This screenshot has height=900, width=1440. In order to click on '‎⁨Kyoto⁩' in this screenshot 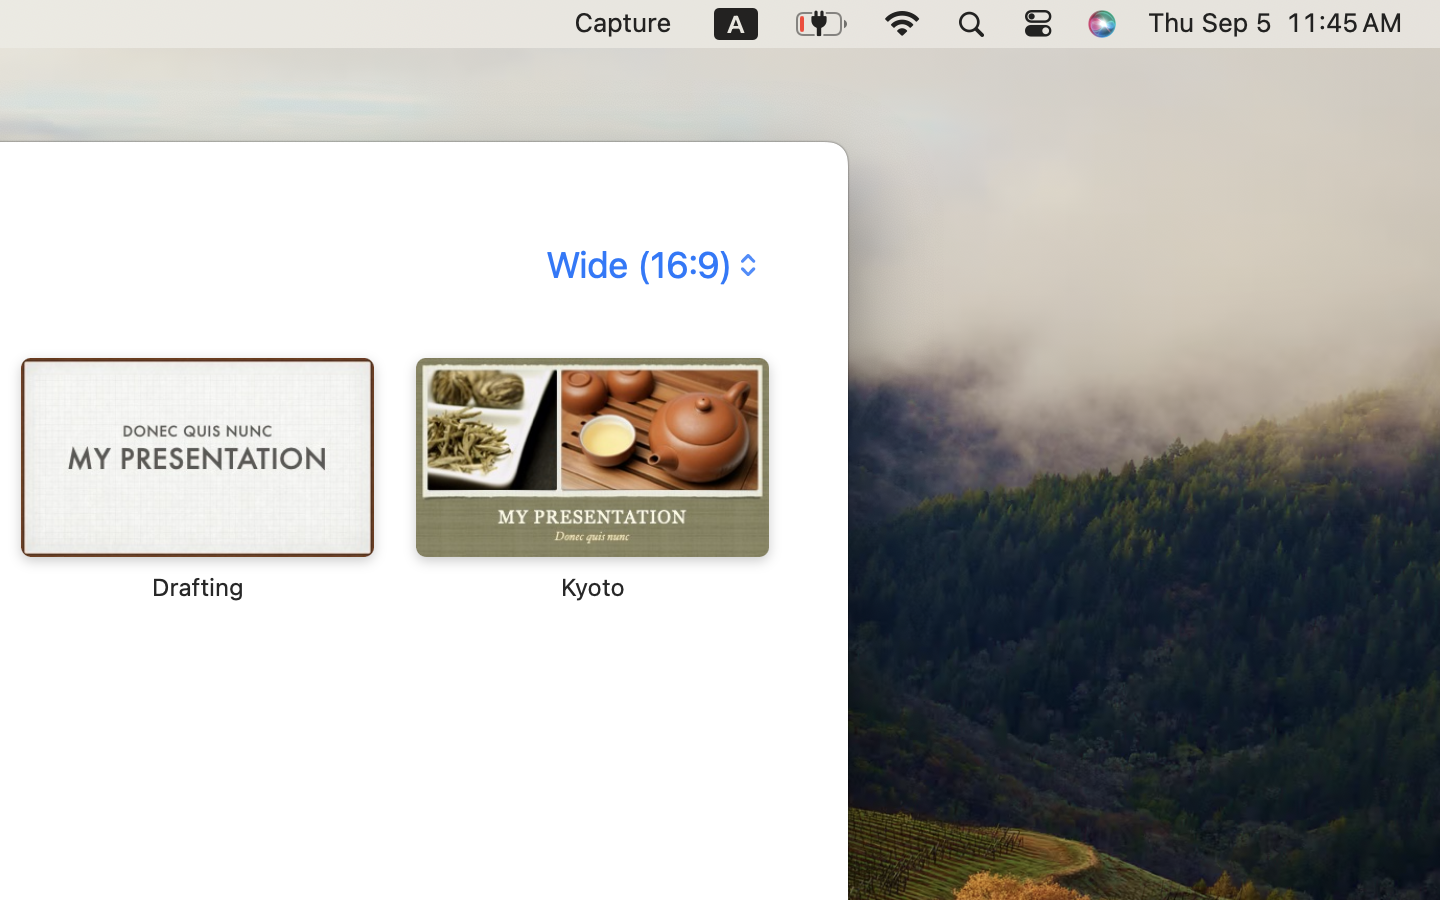, I will do `click(590, 478)`.